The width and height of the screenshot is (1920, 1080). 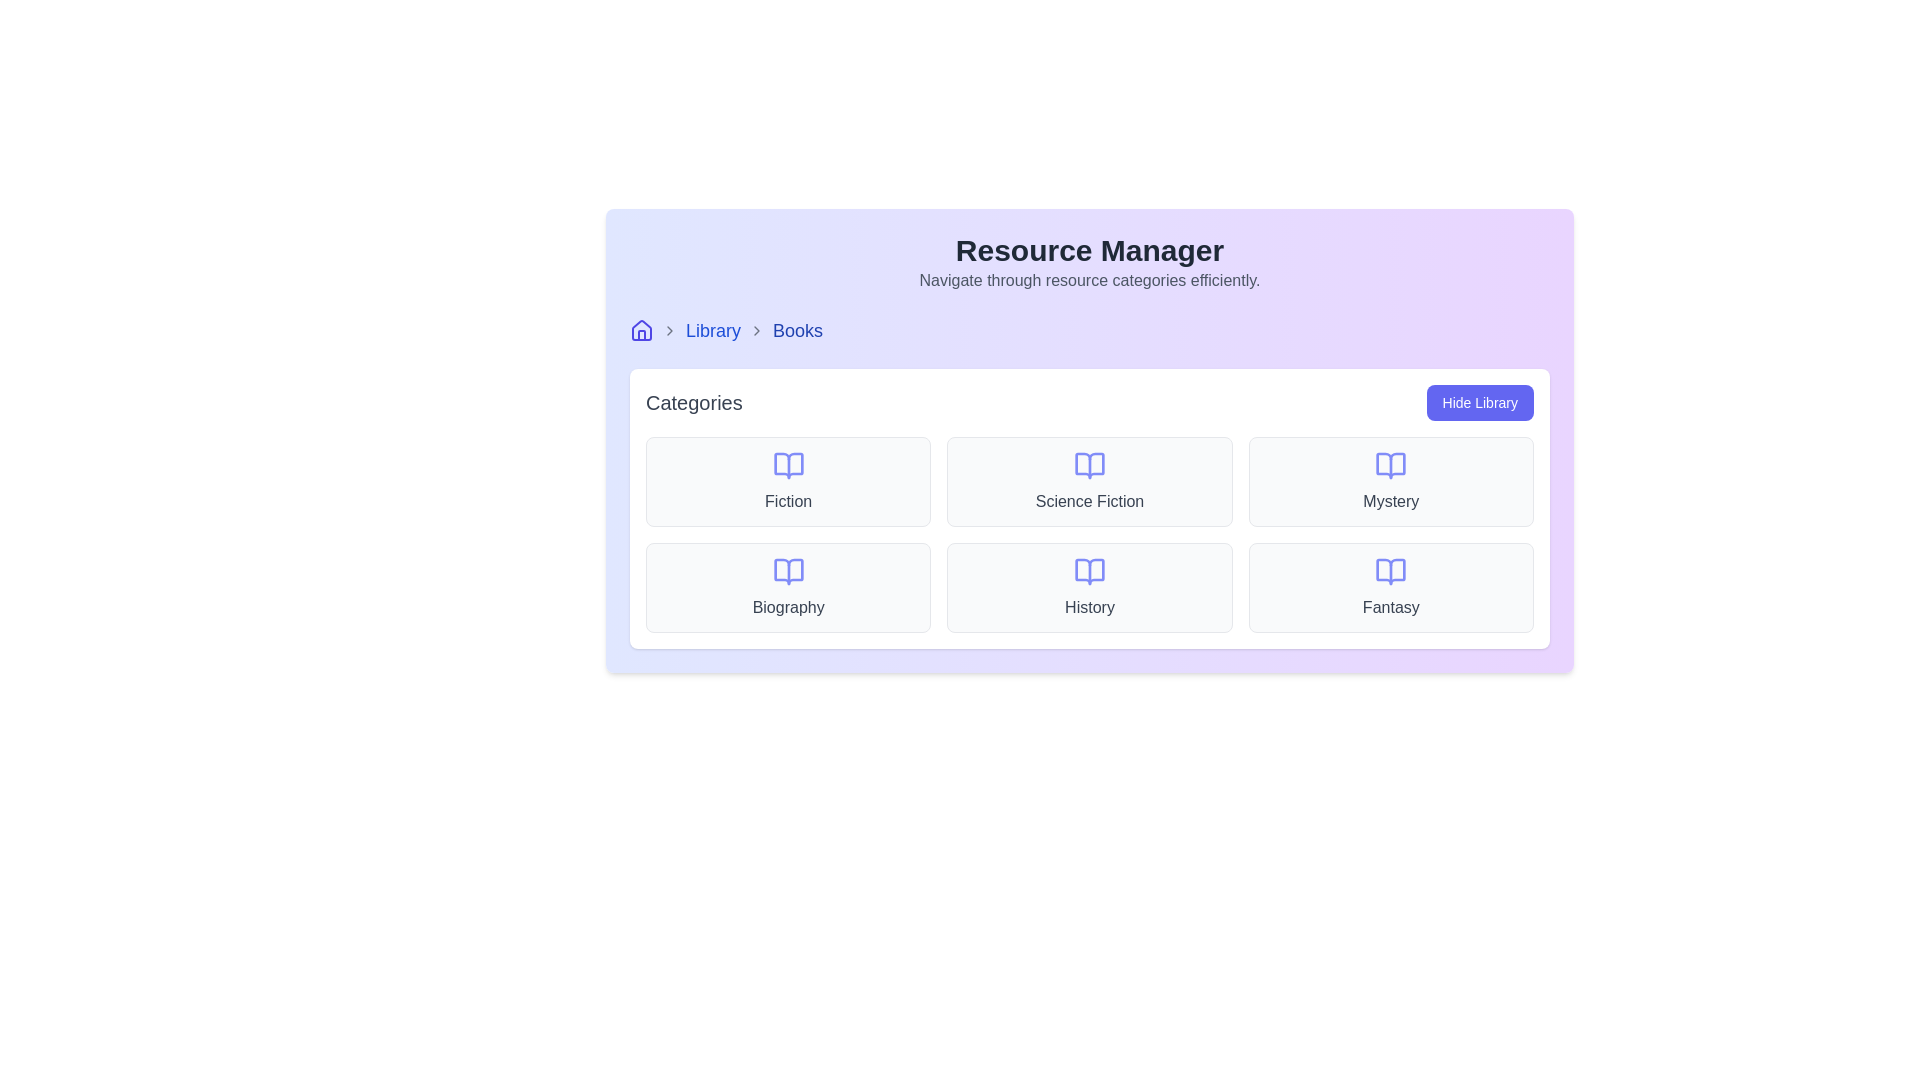 What do you see at coordinates (1088, 571) in the screenshot?
I see `the book icon within the 'History' card located in the second row, second column of the grid` at bounding box center [1088, 571].